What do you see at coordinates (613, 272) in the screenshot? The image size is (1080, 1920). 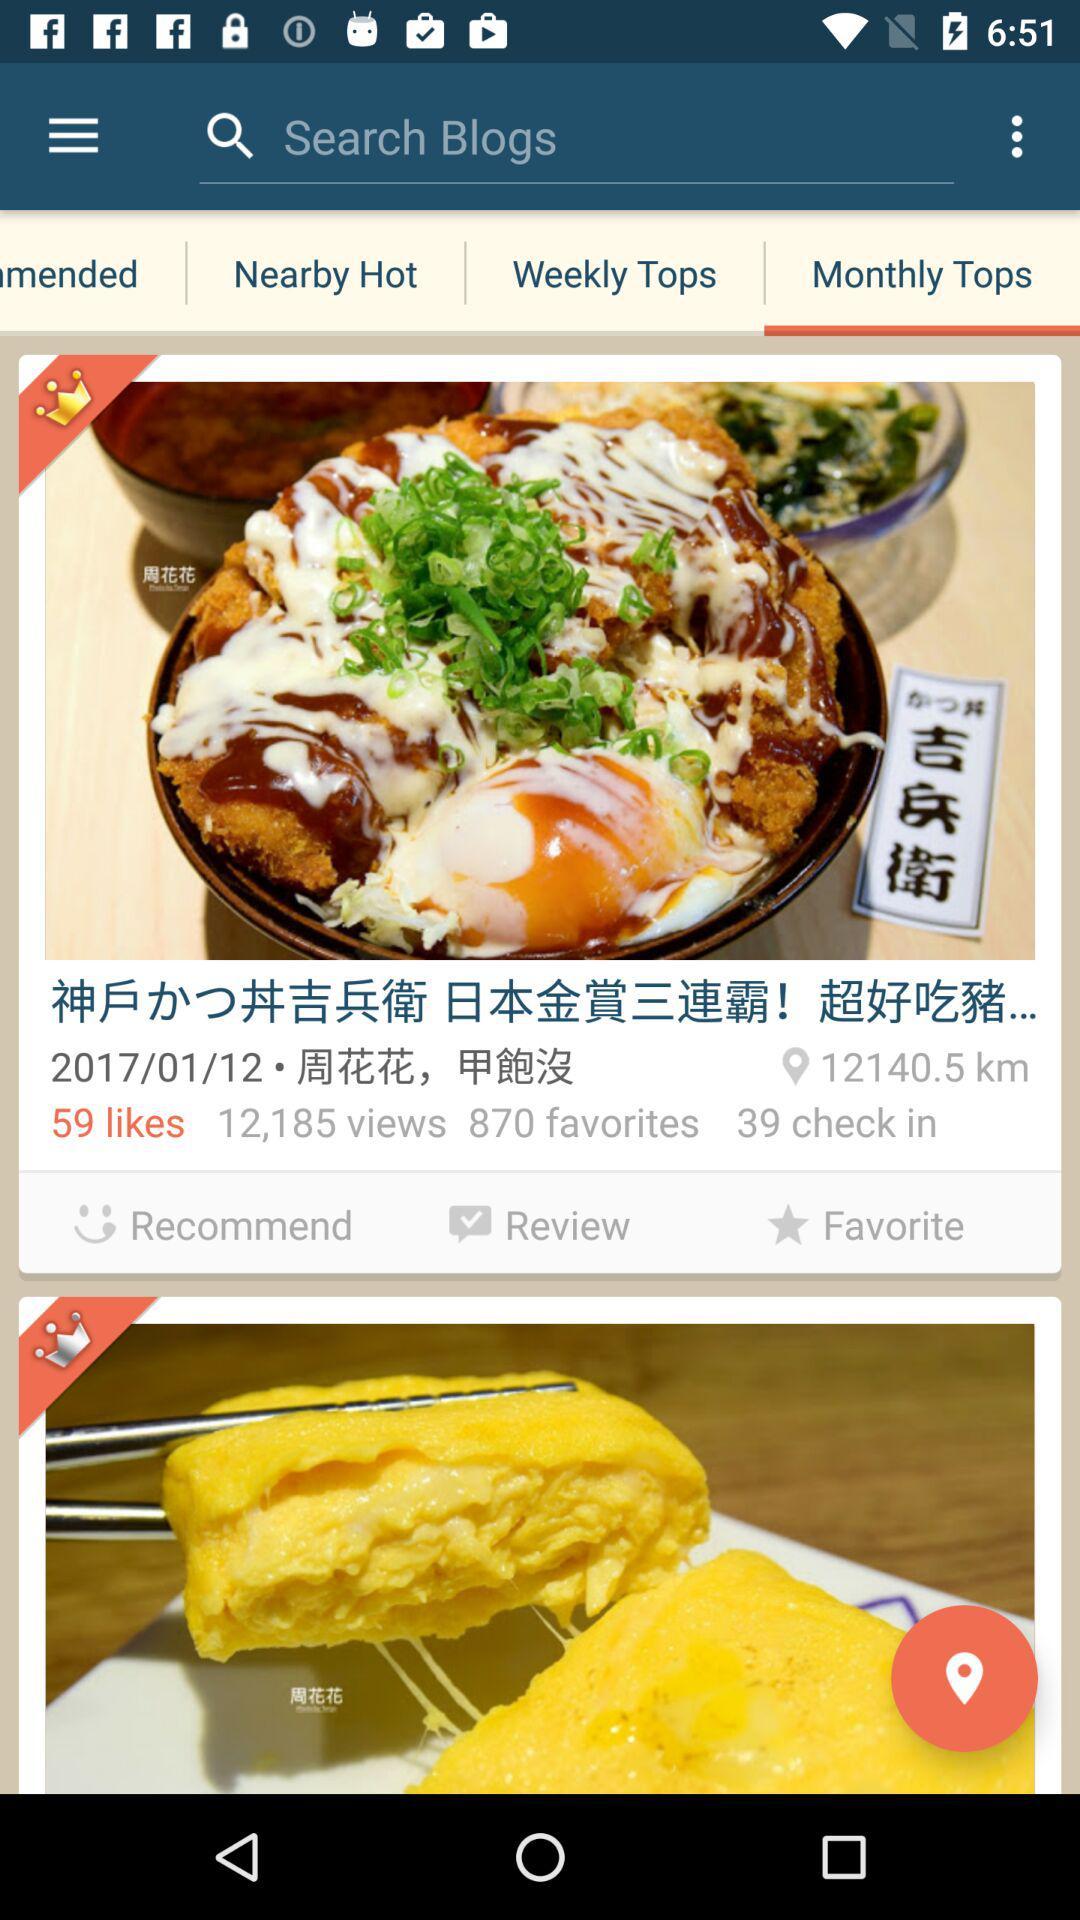 I see `the item to the left of monthly tops item` at bounding box center [613, 272].